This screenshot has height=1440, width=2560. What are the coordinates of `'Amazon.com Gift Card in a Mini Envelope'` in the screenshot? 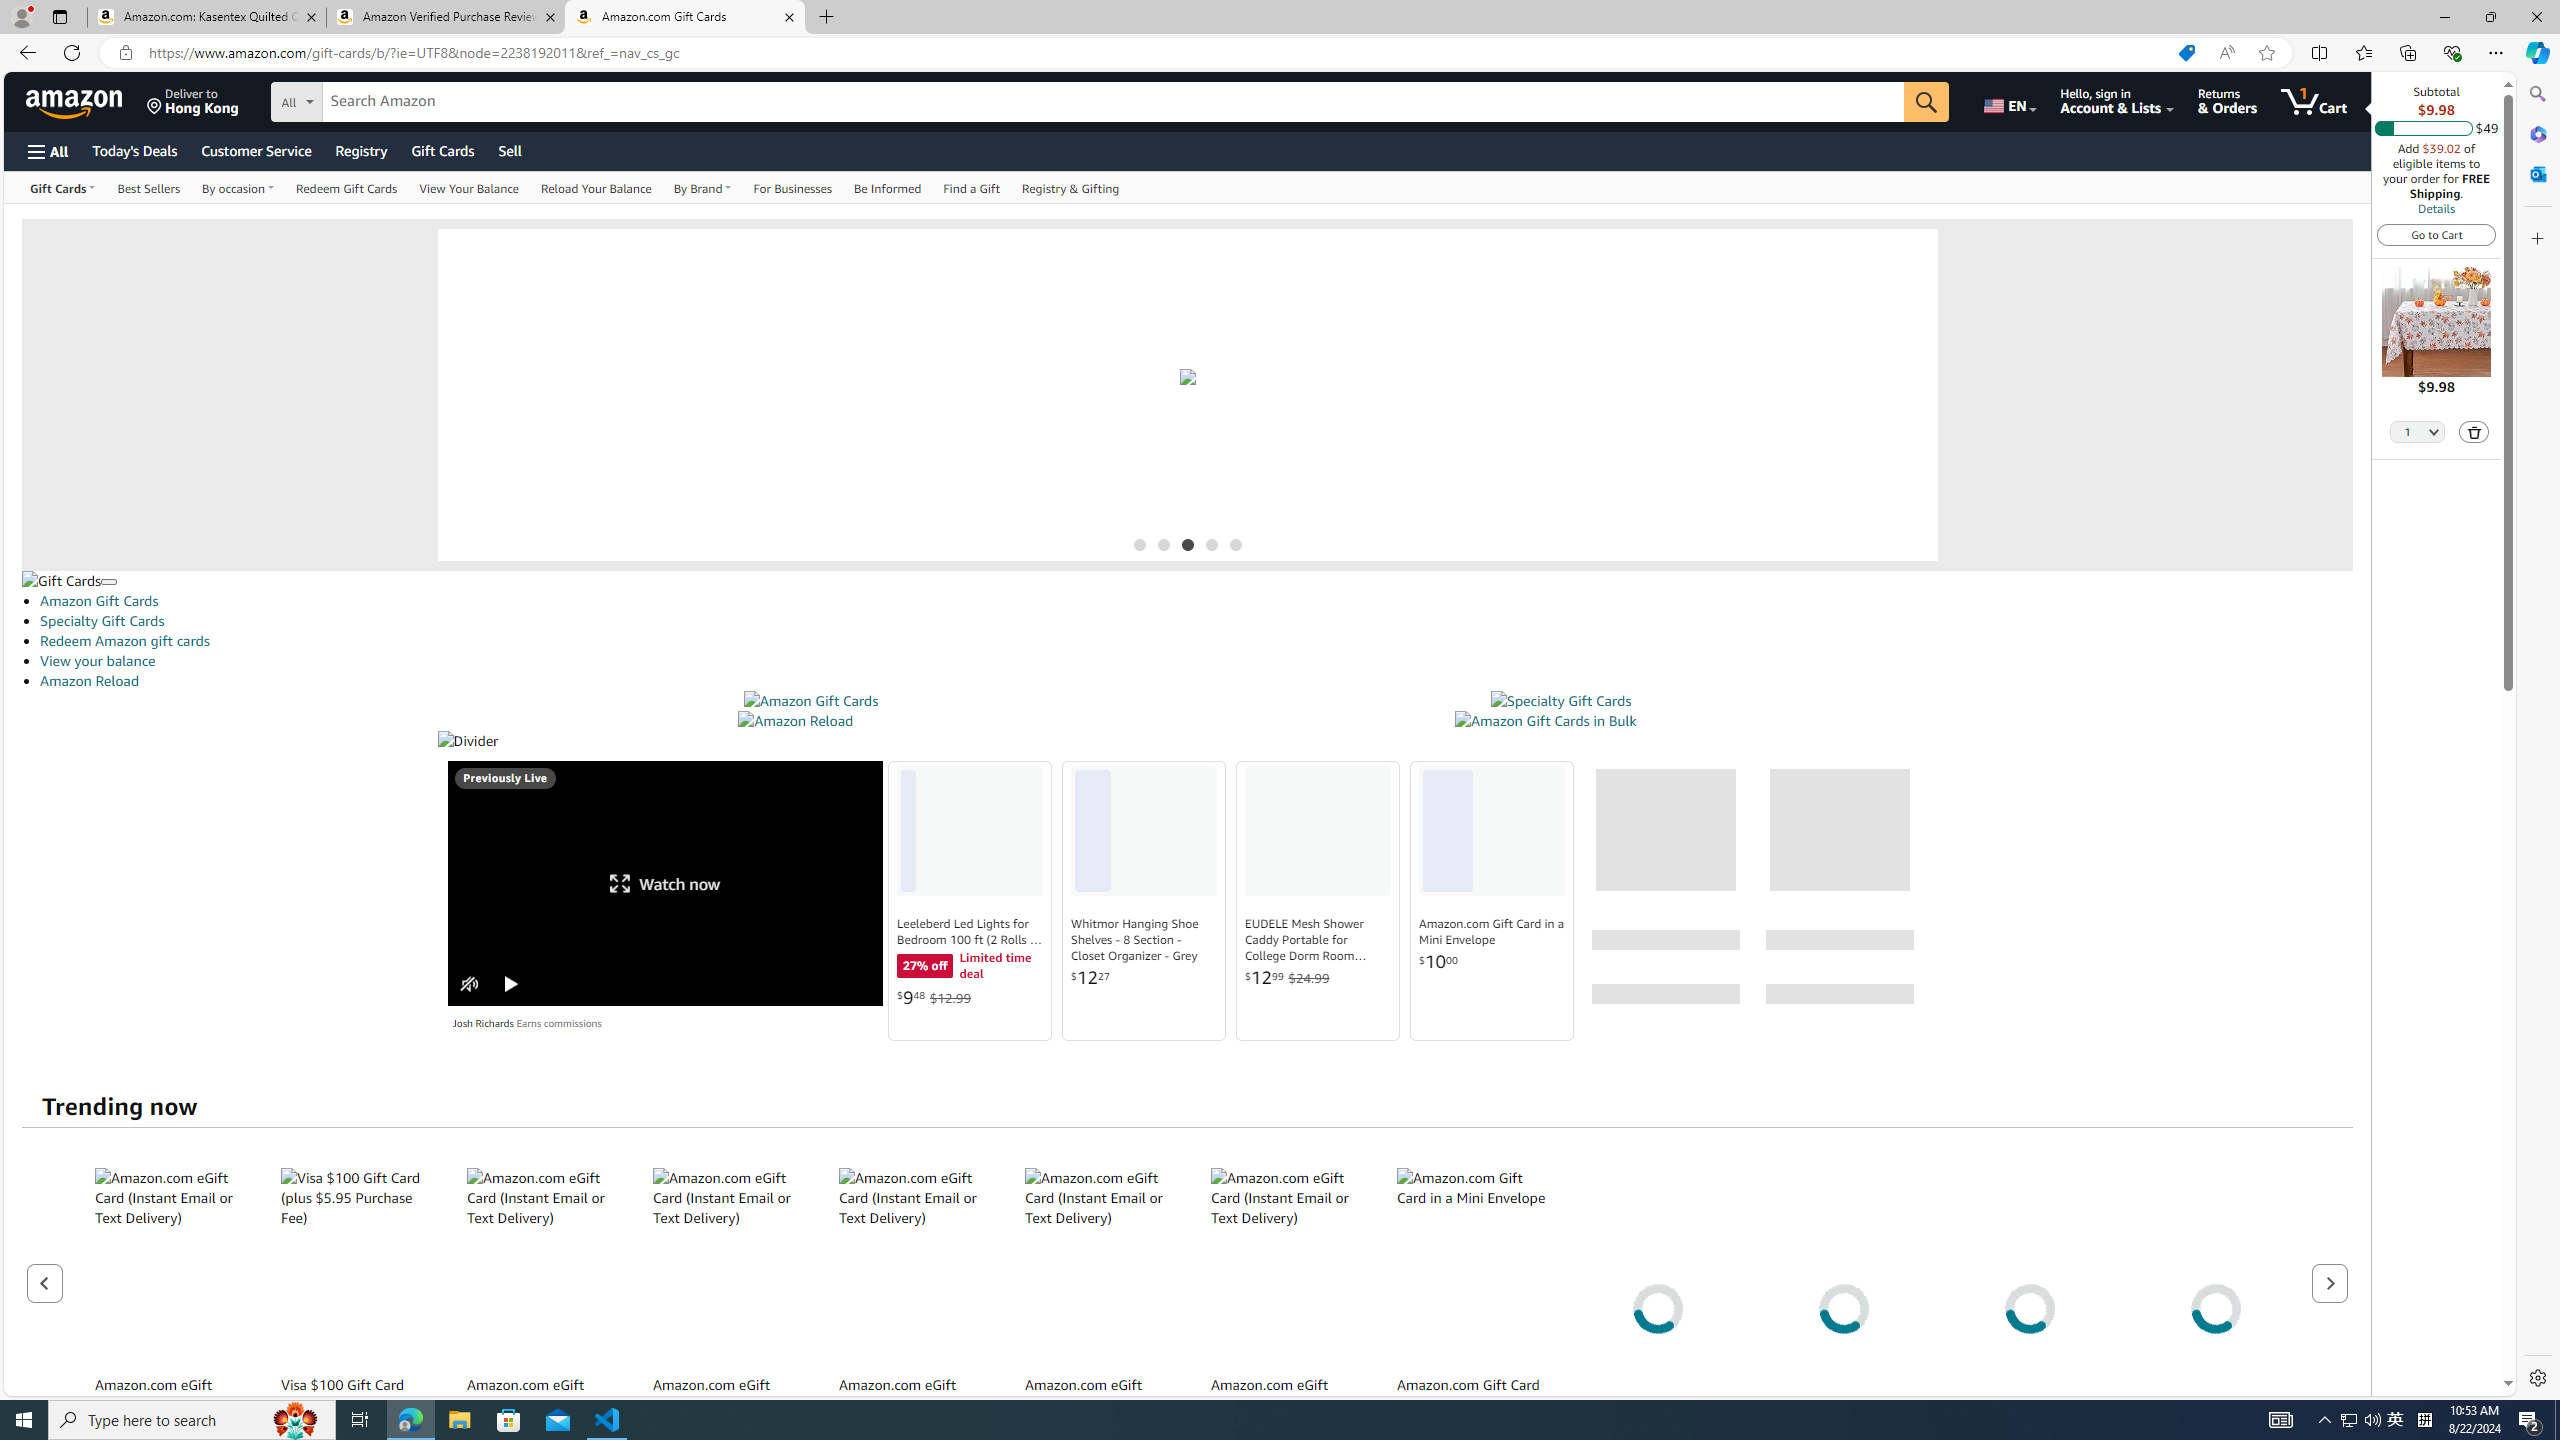 It's located at (1491, 930).